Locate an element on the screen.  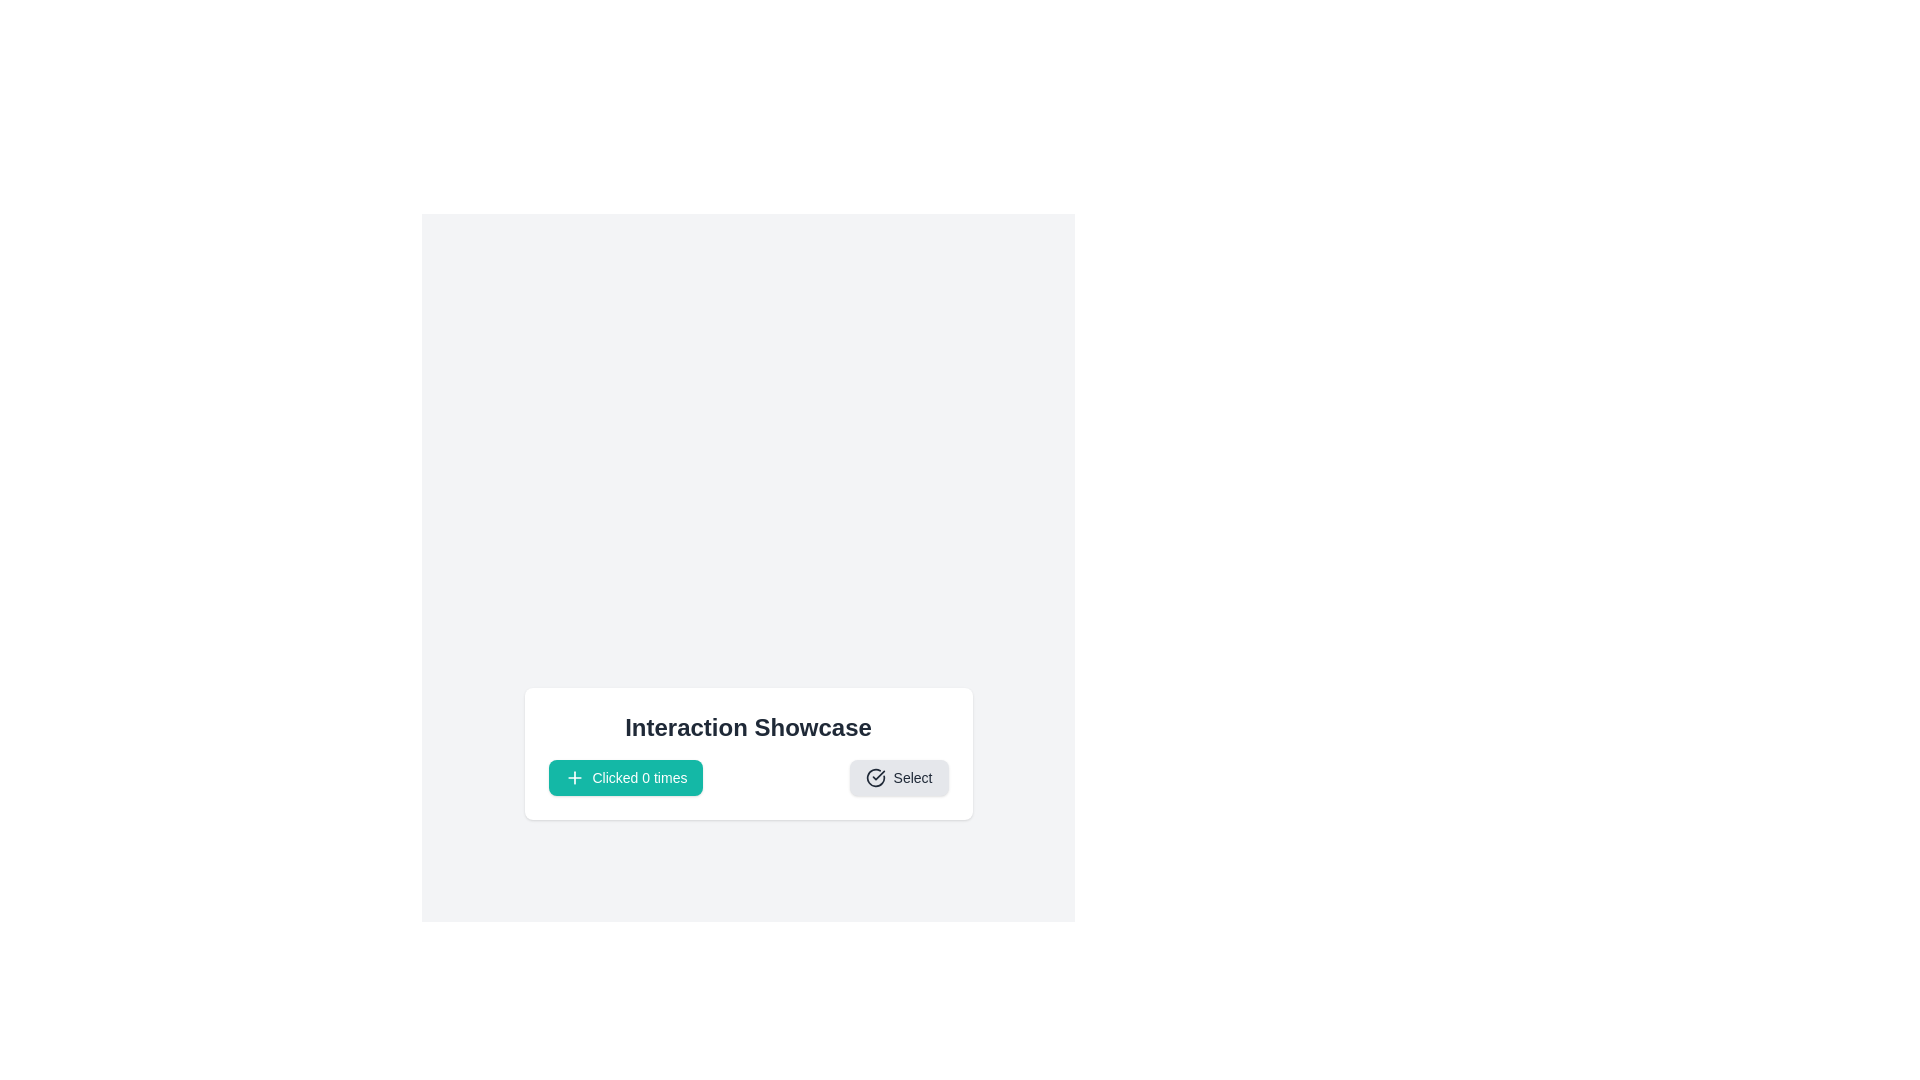
the icon component that visually reinforces the theme of selection is located at coordinates (875, 777).